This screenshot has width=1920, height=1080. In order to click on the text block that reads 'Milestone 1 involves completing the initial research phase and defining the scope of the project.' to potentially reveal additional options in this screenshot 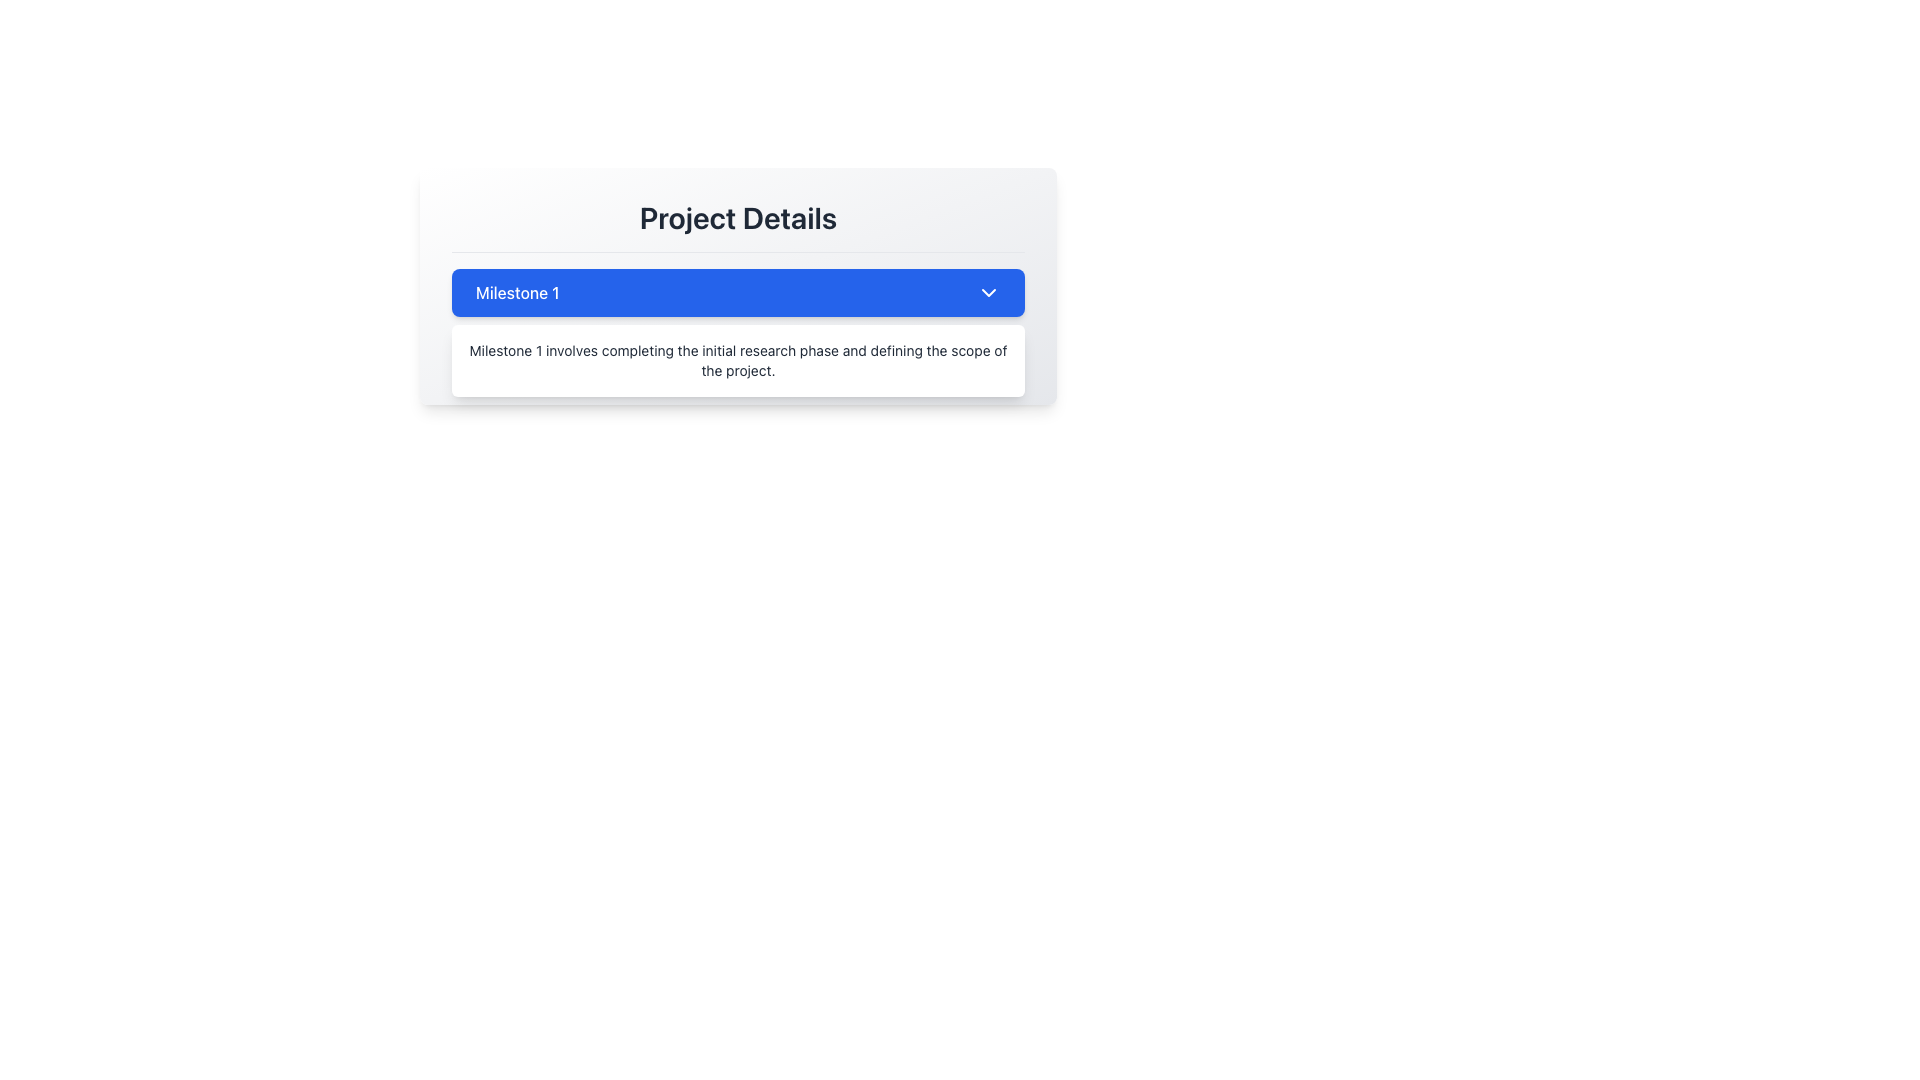, I will do `click(737, 361)`.